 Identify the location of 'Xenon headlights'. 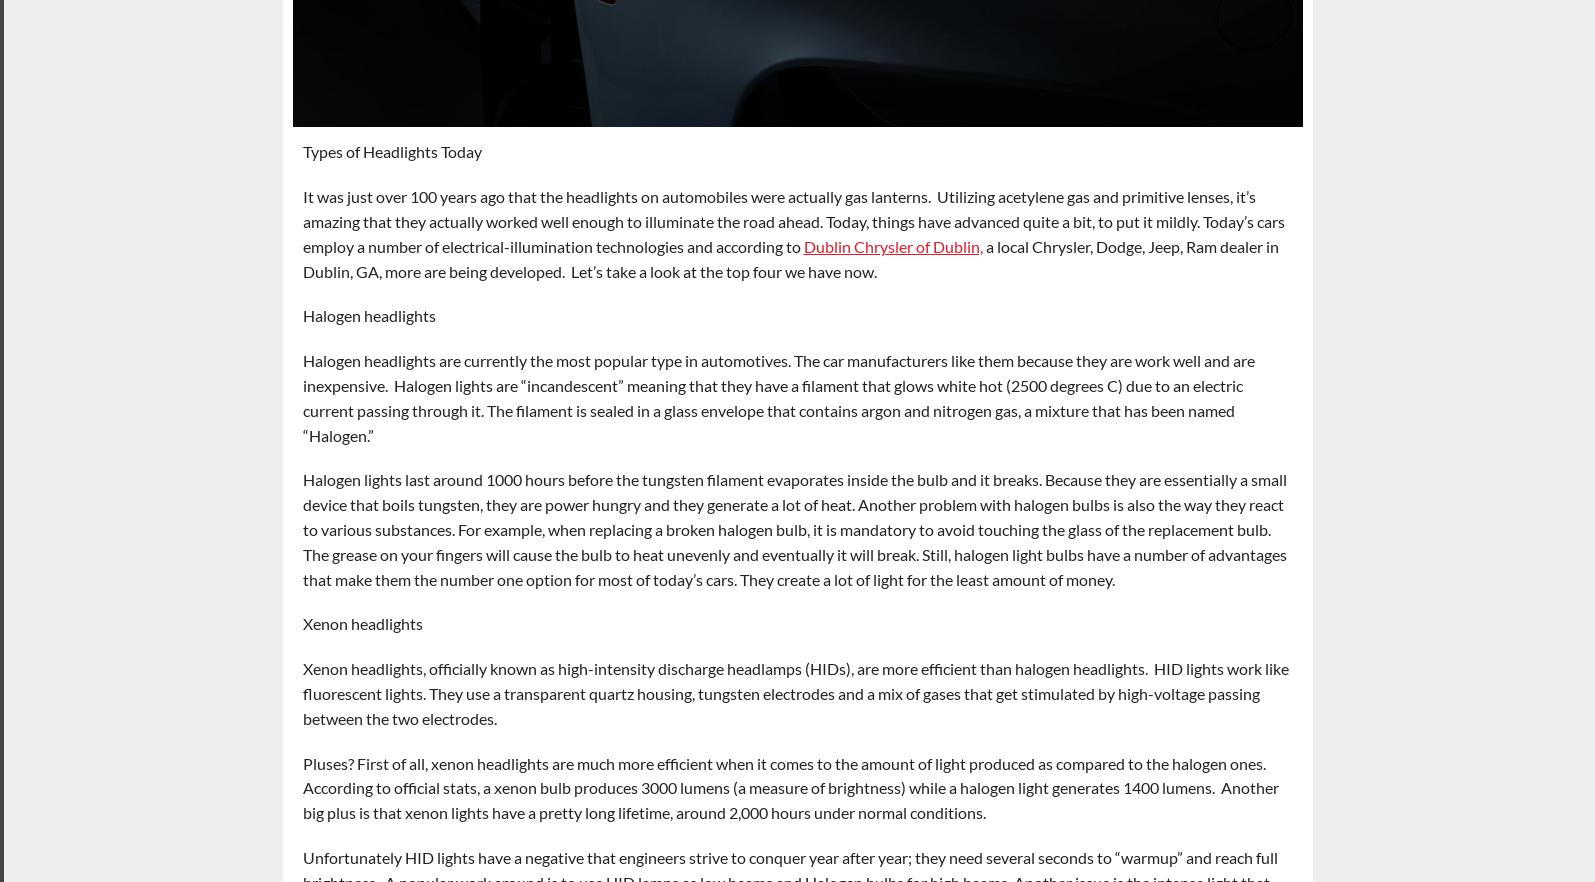
(362, 622).